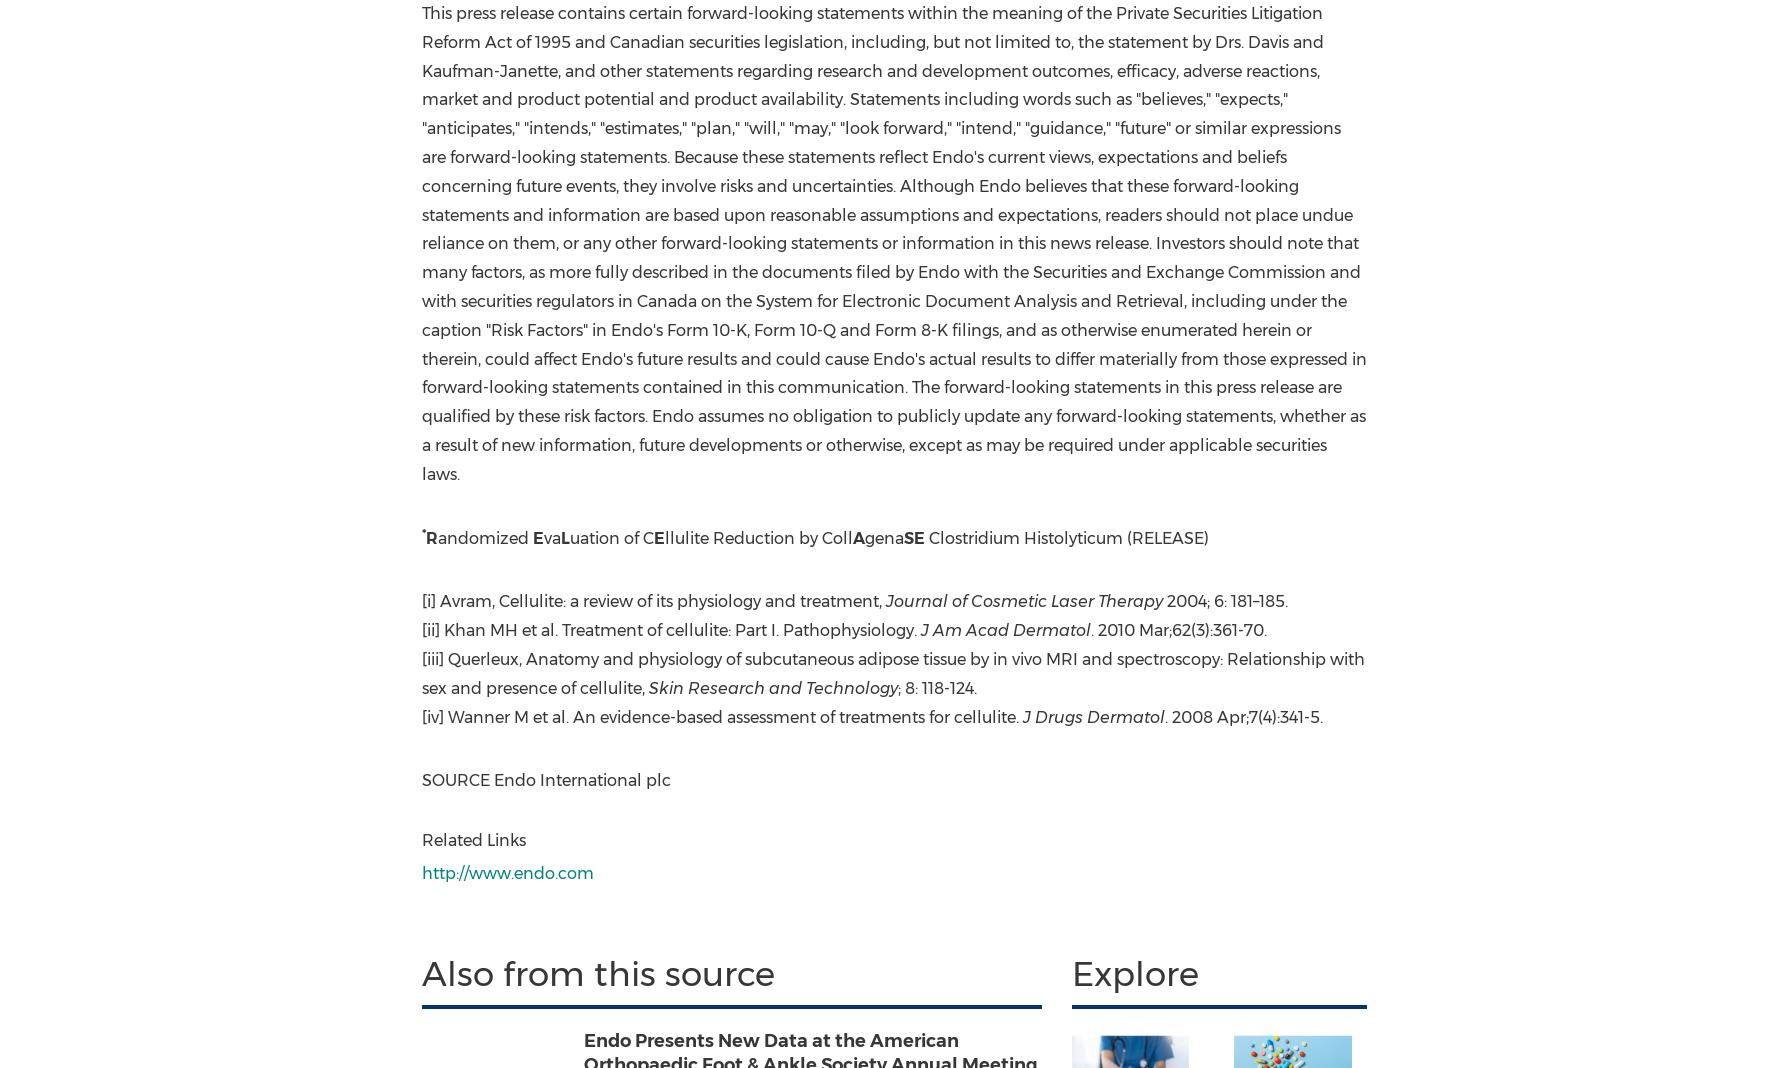  What do you see at coordinates (421, 872) in the screenshot?
I see `'http://www.endo.com'` at bounding box center [421, 872].